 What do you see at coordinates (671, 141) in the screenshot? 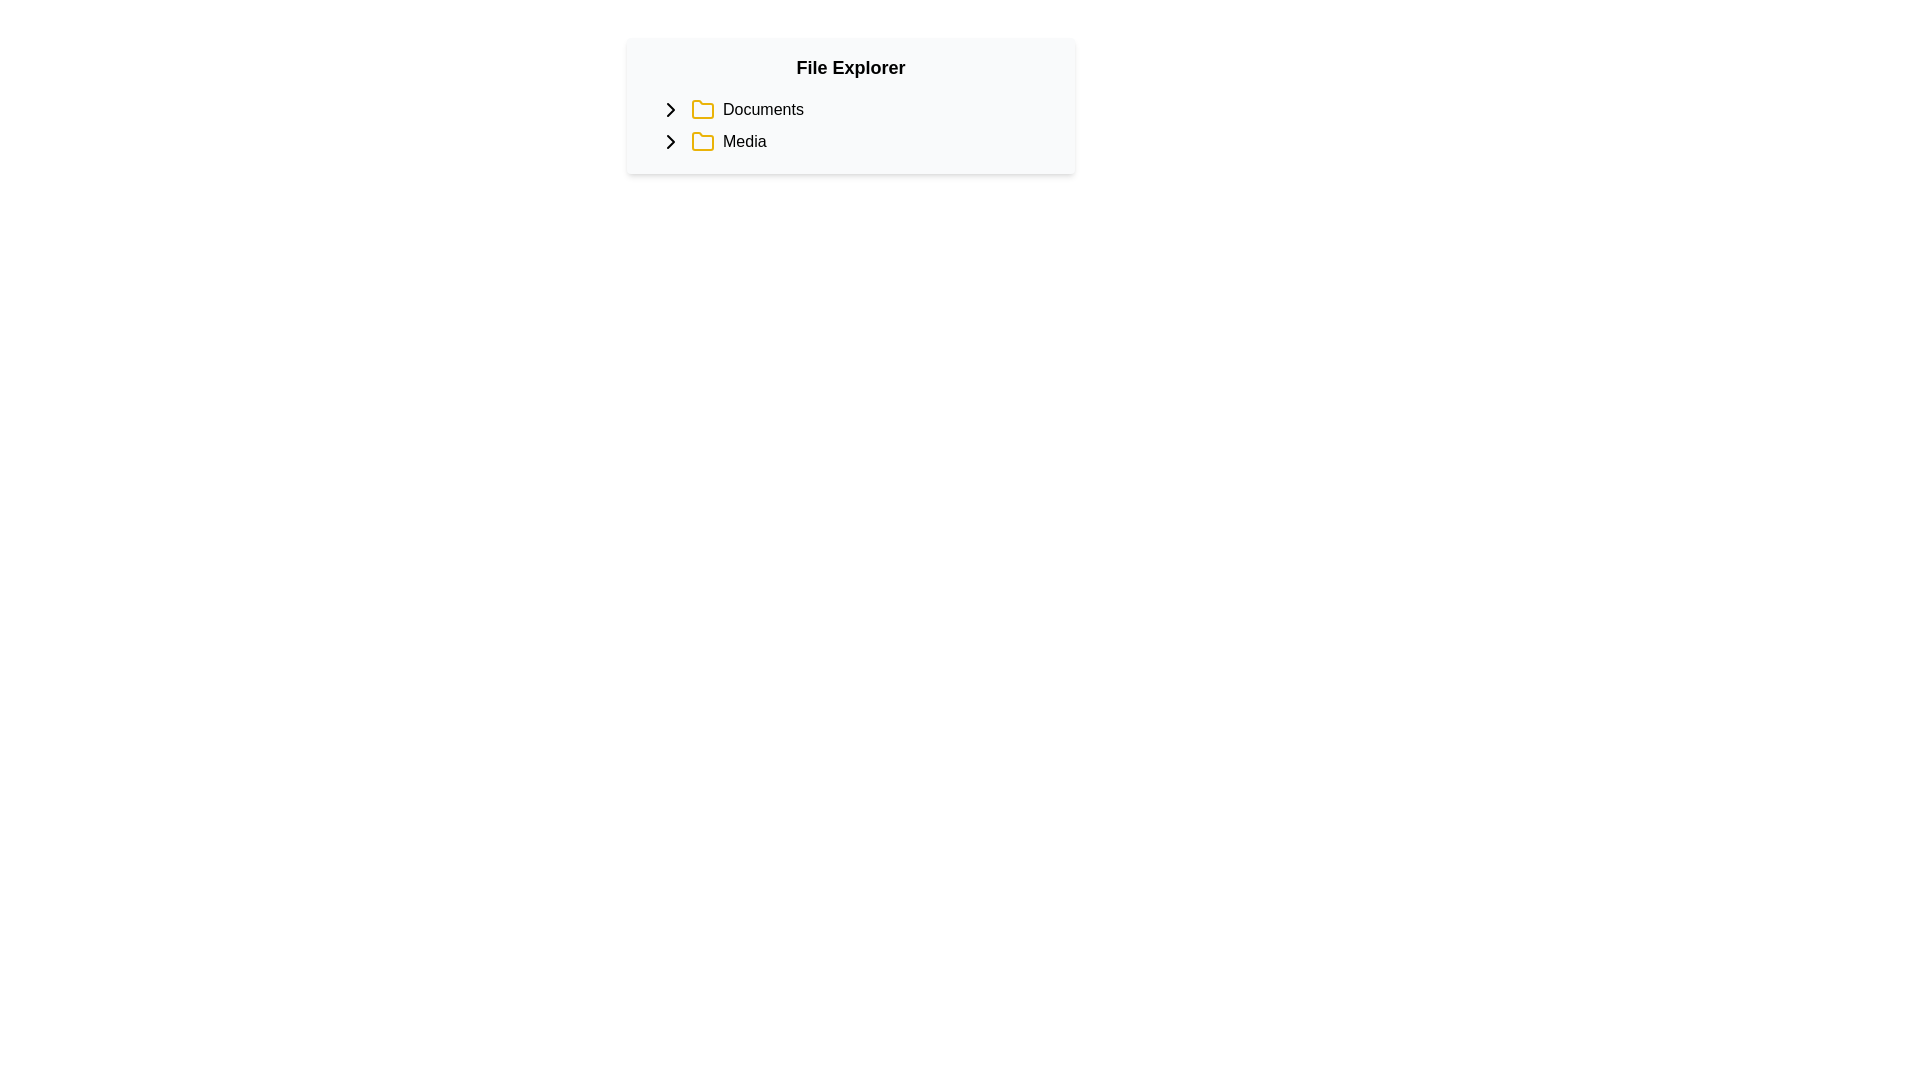
I see `the chevron icon used for expanding or collapsing the 'Media' section via keyboard navigation` at bounding box center [671, 141].